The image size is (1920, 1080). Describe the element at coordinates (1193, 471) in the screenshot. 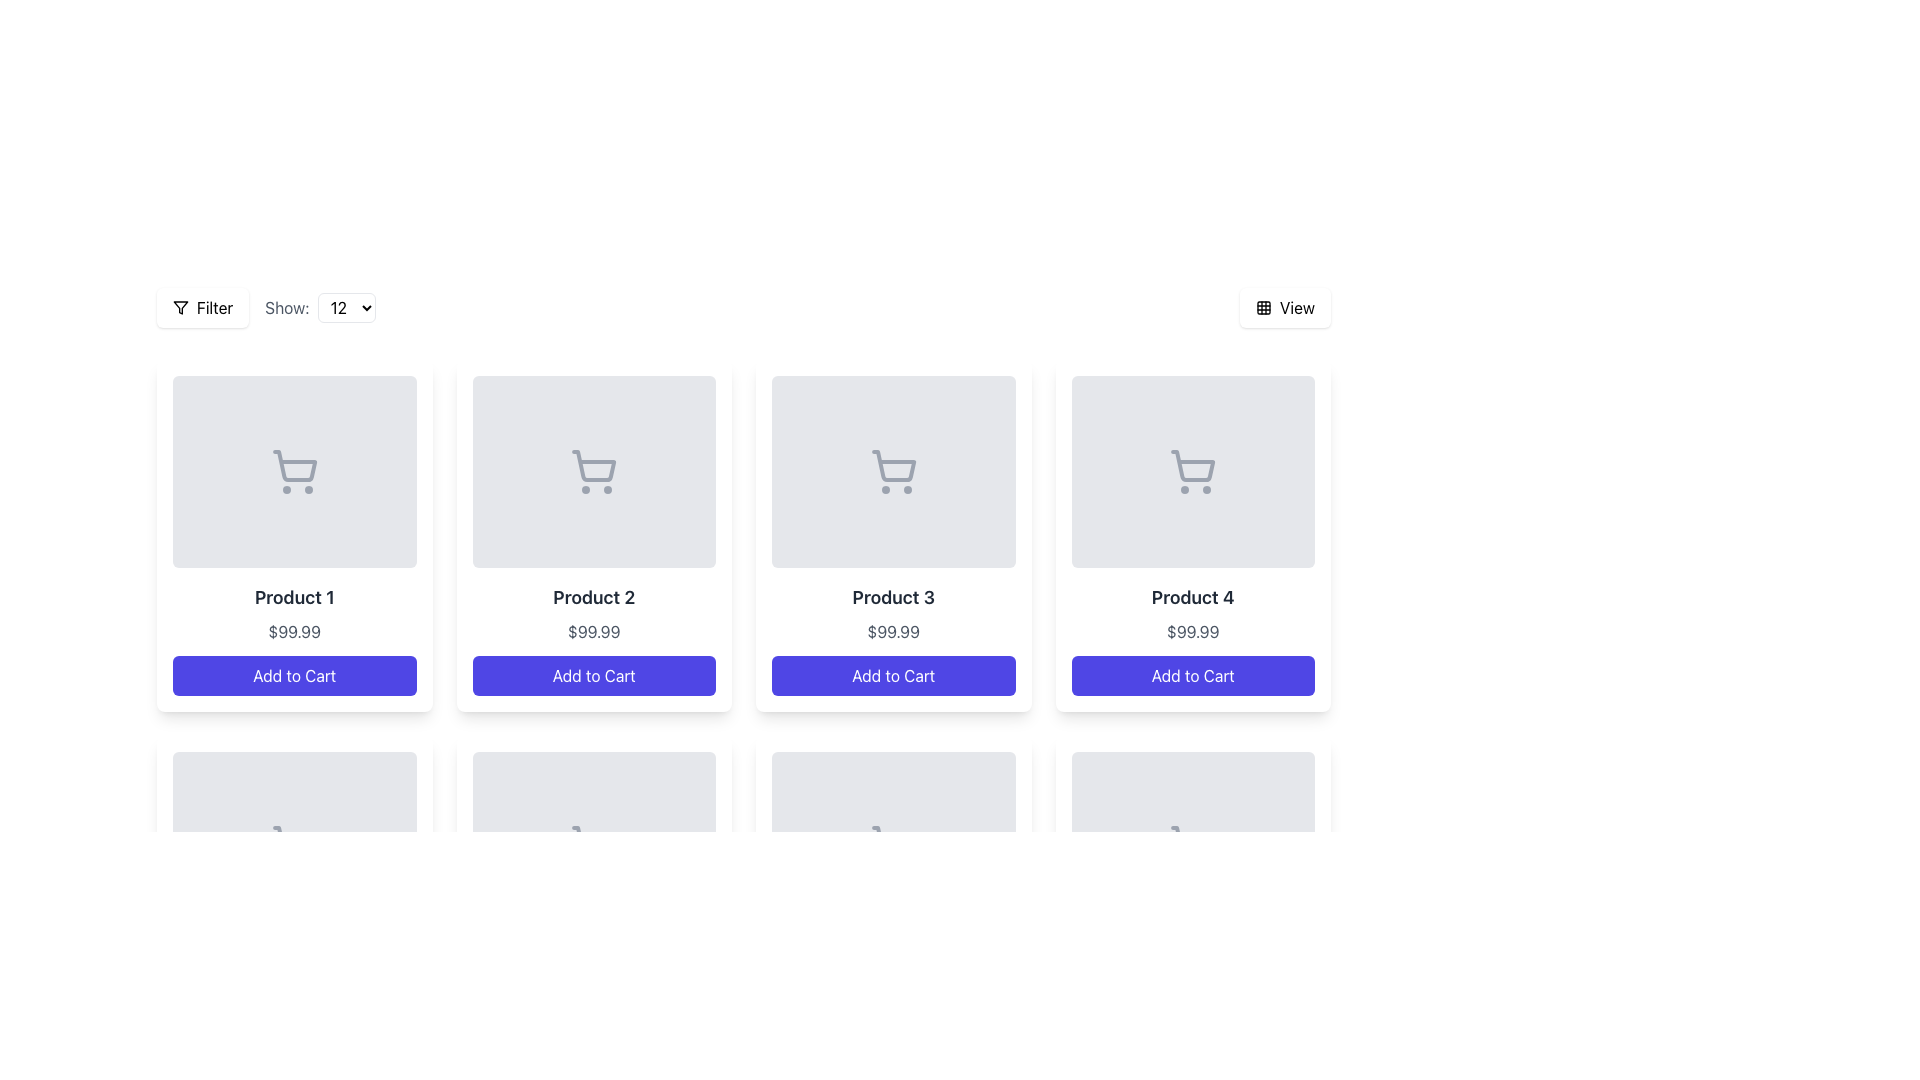

I see `the SVG shopping cart icon located at the center of the 'Product 4' card above the 'Add to Cart' button` at that location.